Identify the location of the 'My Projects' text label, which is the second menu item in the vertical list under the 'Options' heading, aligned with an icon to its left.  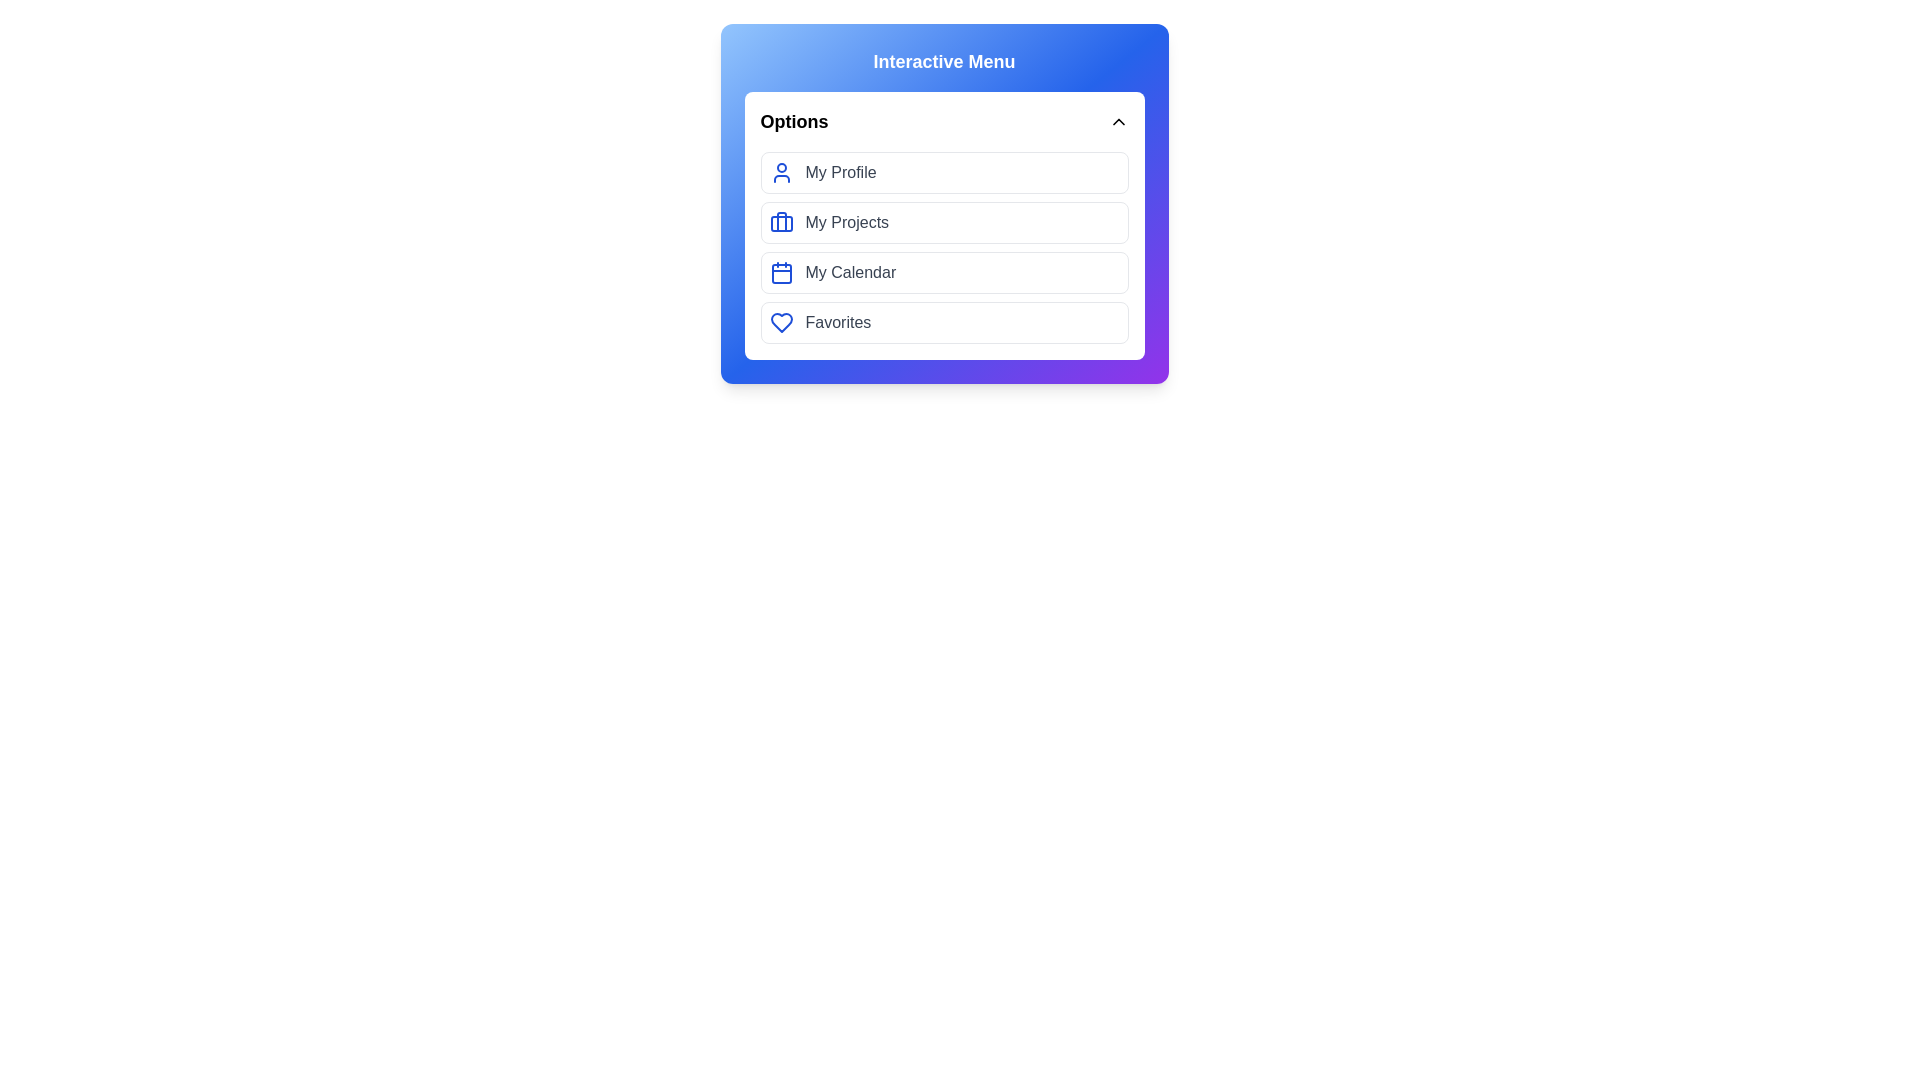
(847, 223).